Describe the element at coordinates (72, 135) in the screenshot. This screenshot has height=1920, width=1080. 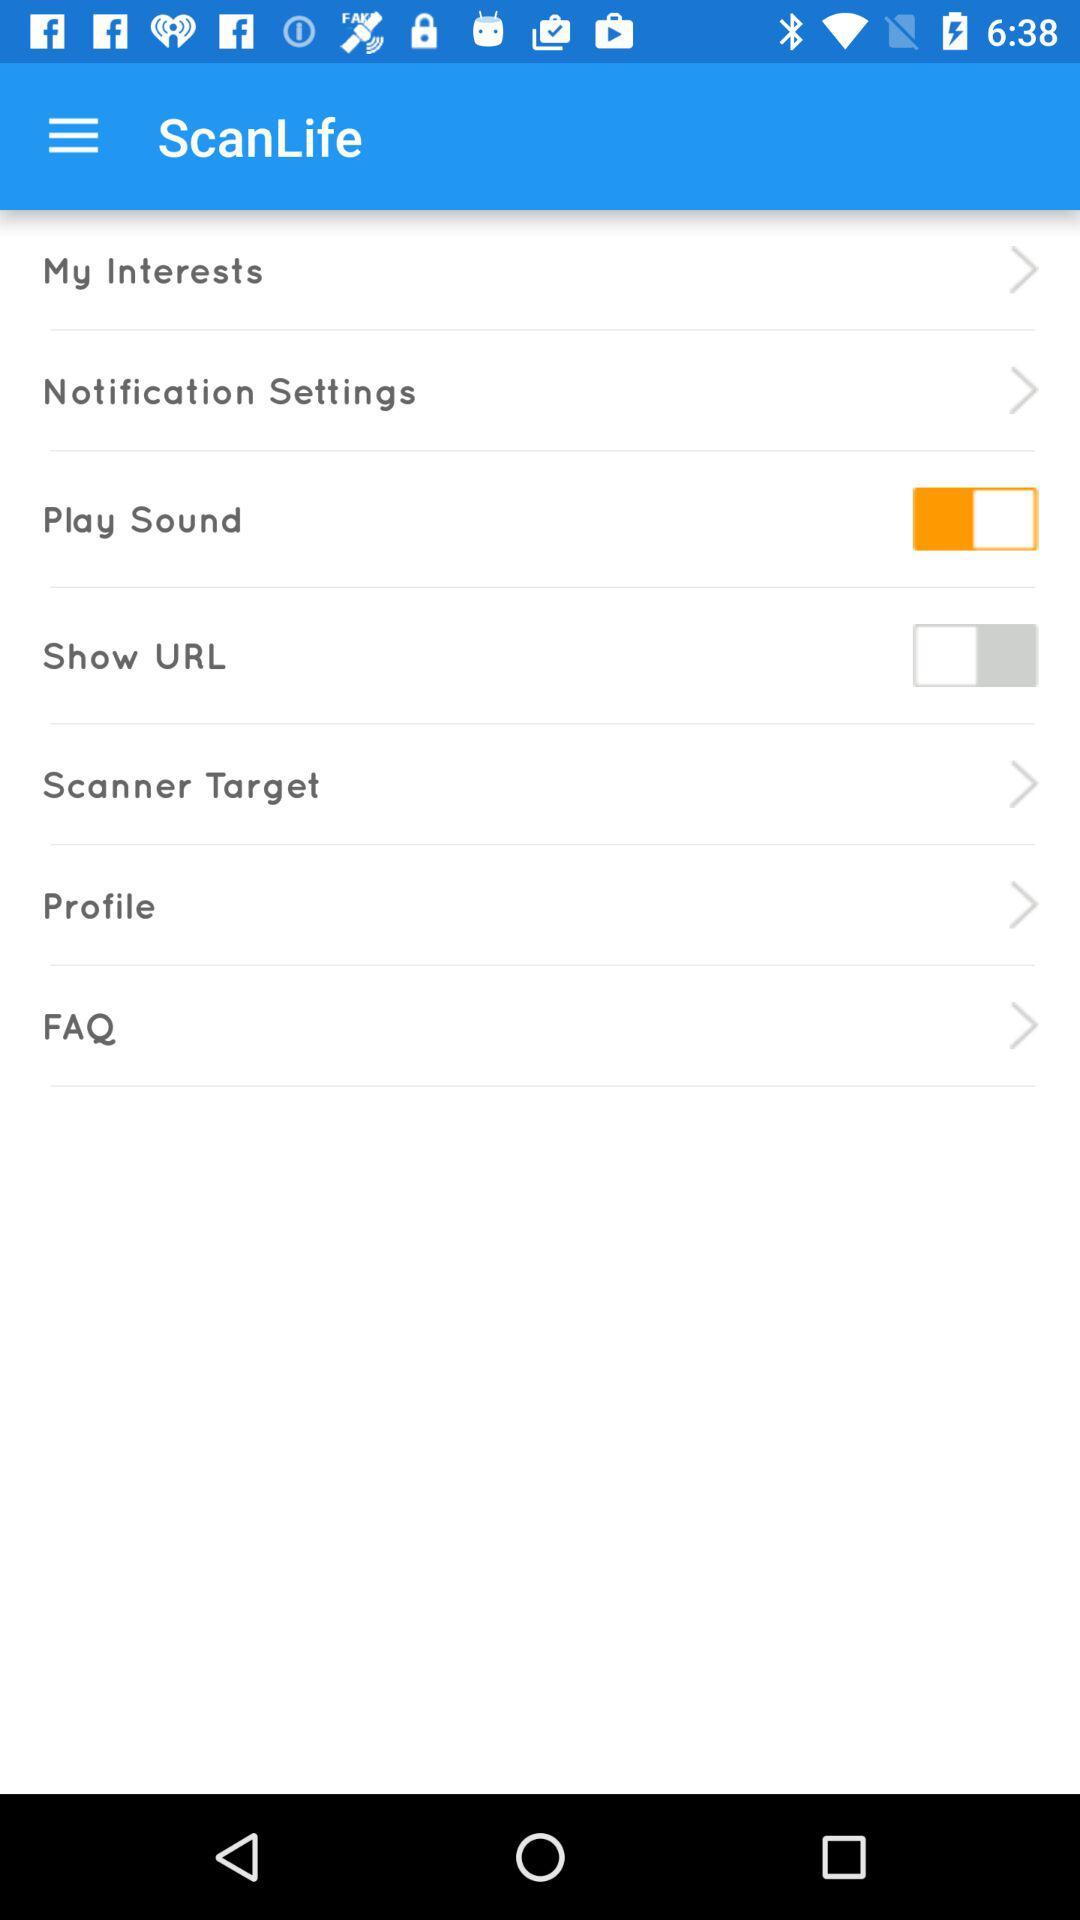
I see `the item to the left of the scanlife app` at that location.